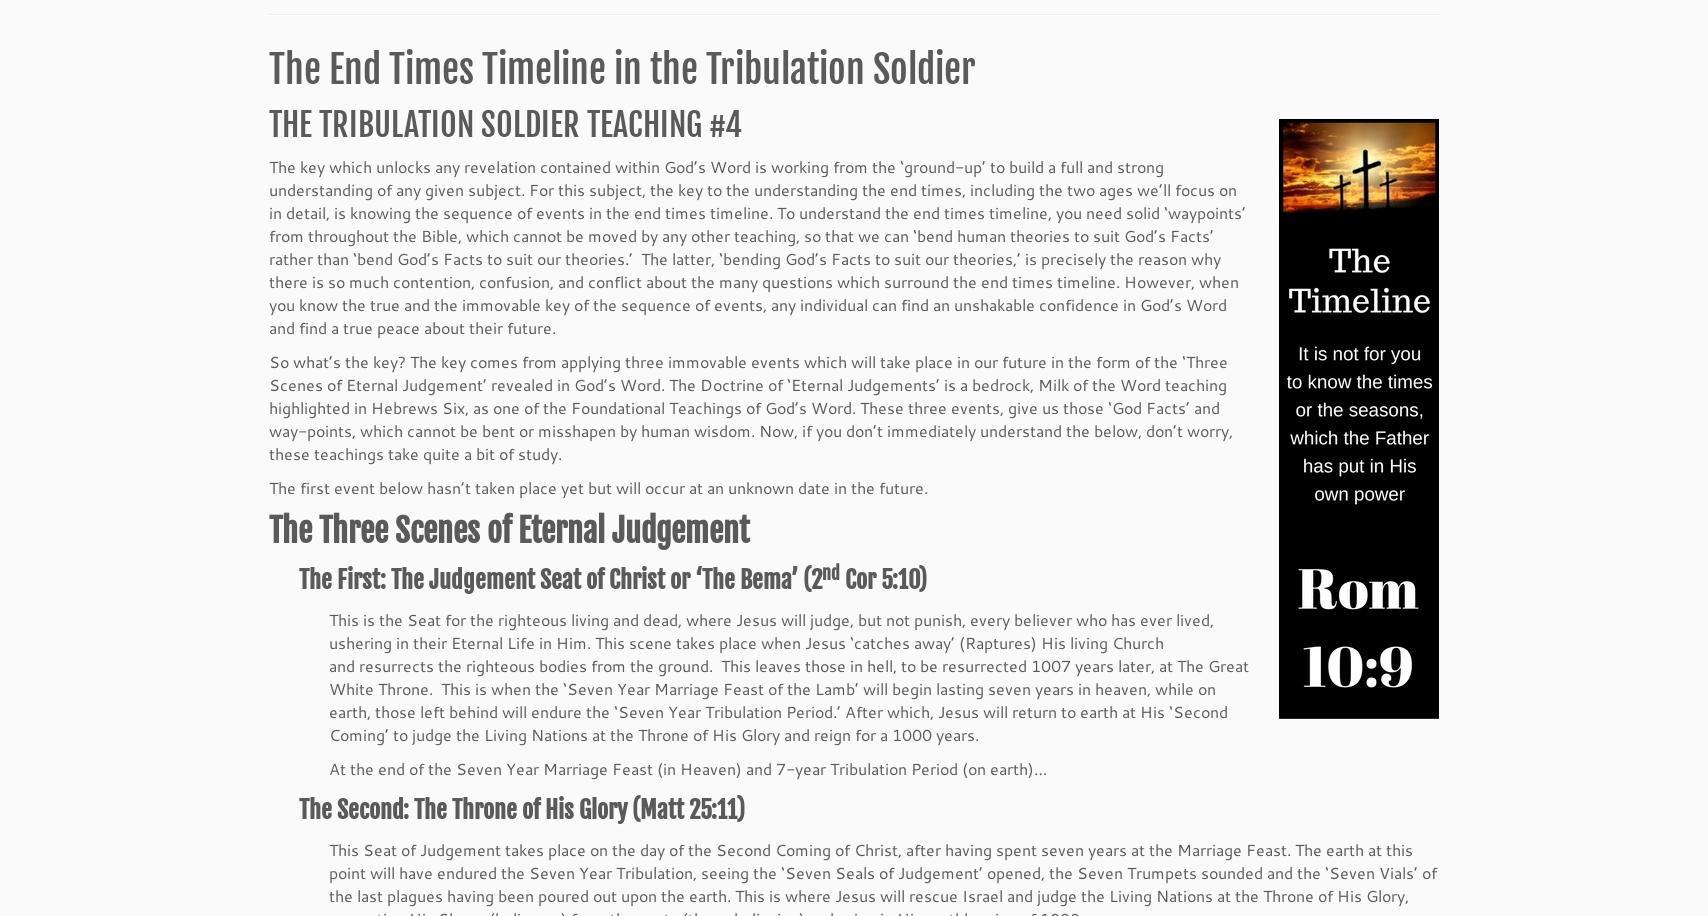  What do you see at coordinates (269, 70) in the screenshot?
I see `'The End Times Timeline in the Tribulation Soldier'` at bounding box center [269, 70].